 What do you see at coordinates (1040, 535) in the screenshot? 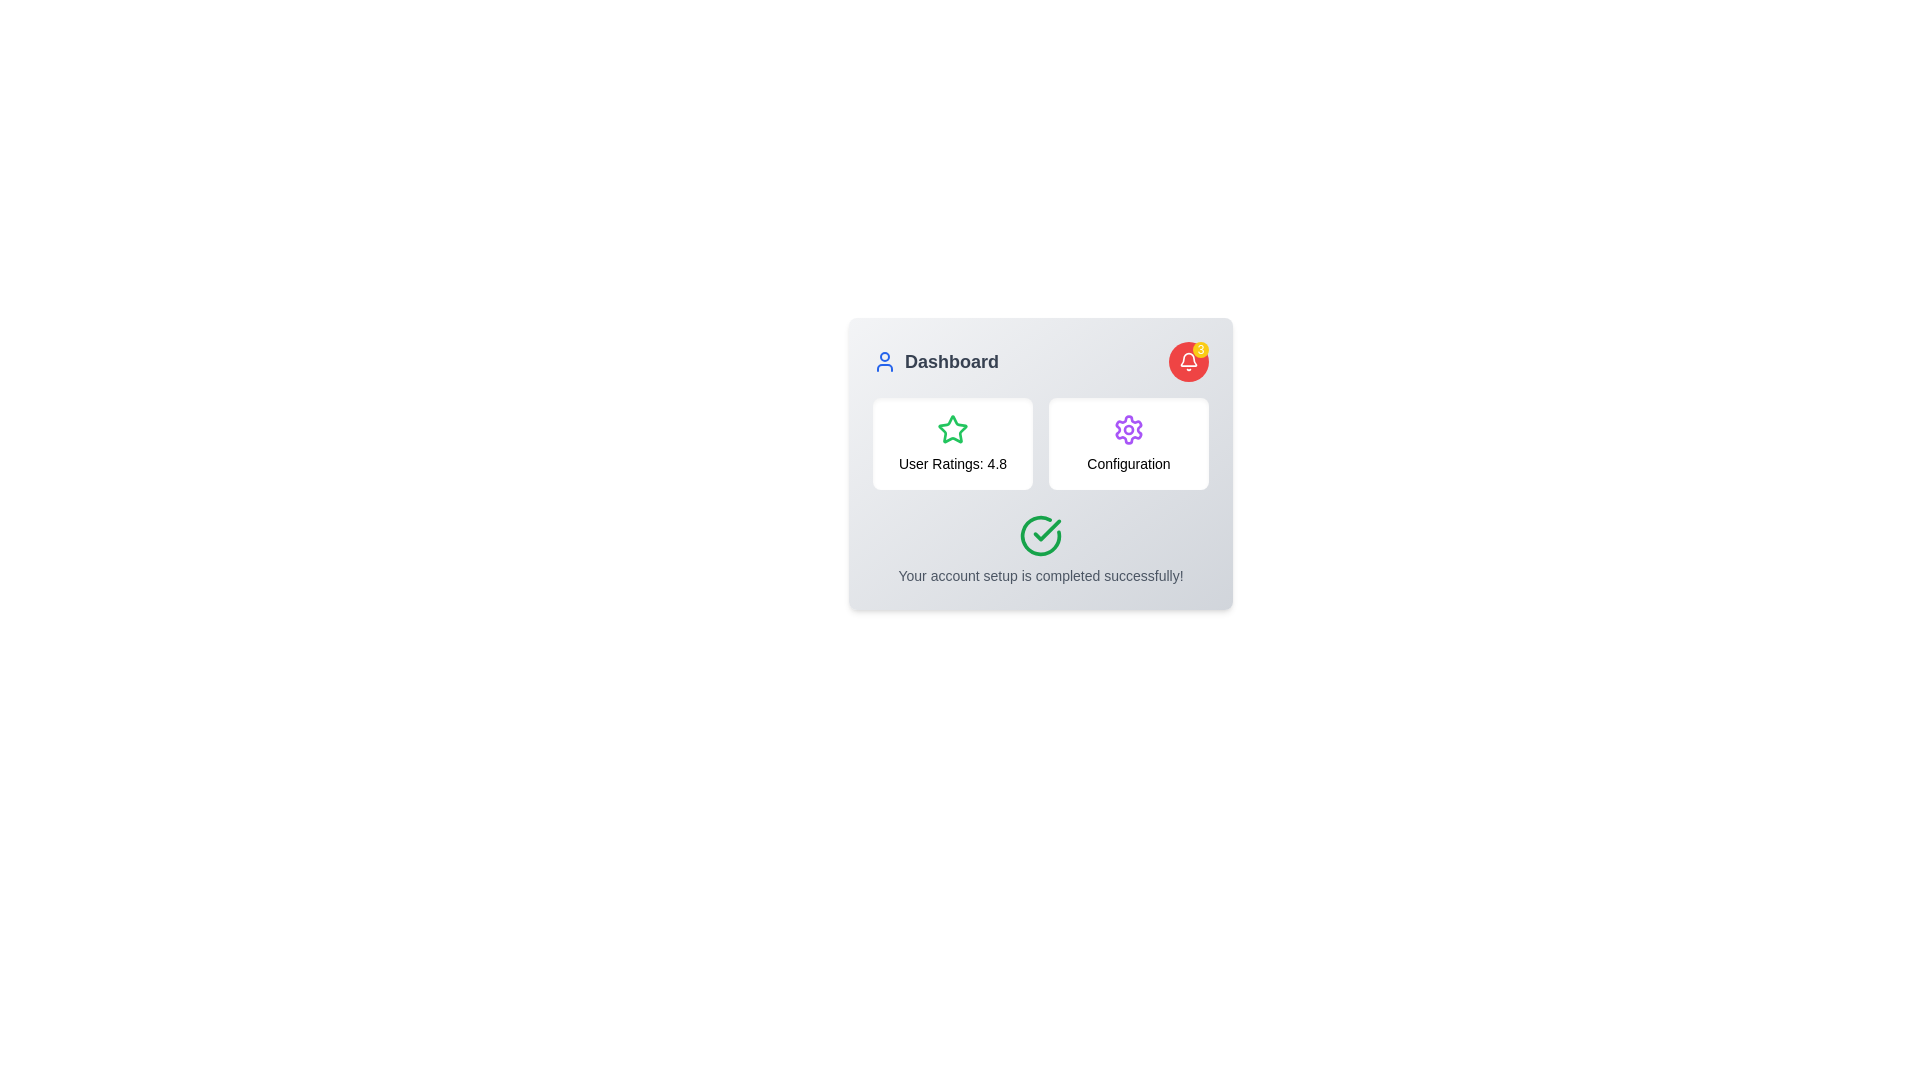
I see `the circular icon with a green check mark that represents confirmation, located centrally within the bottom part of a rectangular card-like section` at bounding box center [1040, 535].